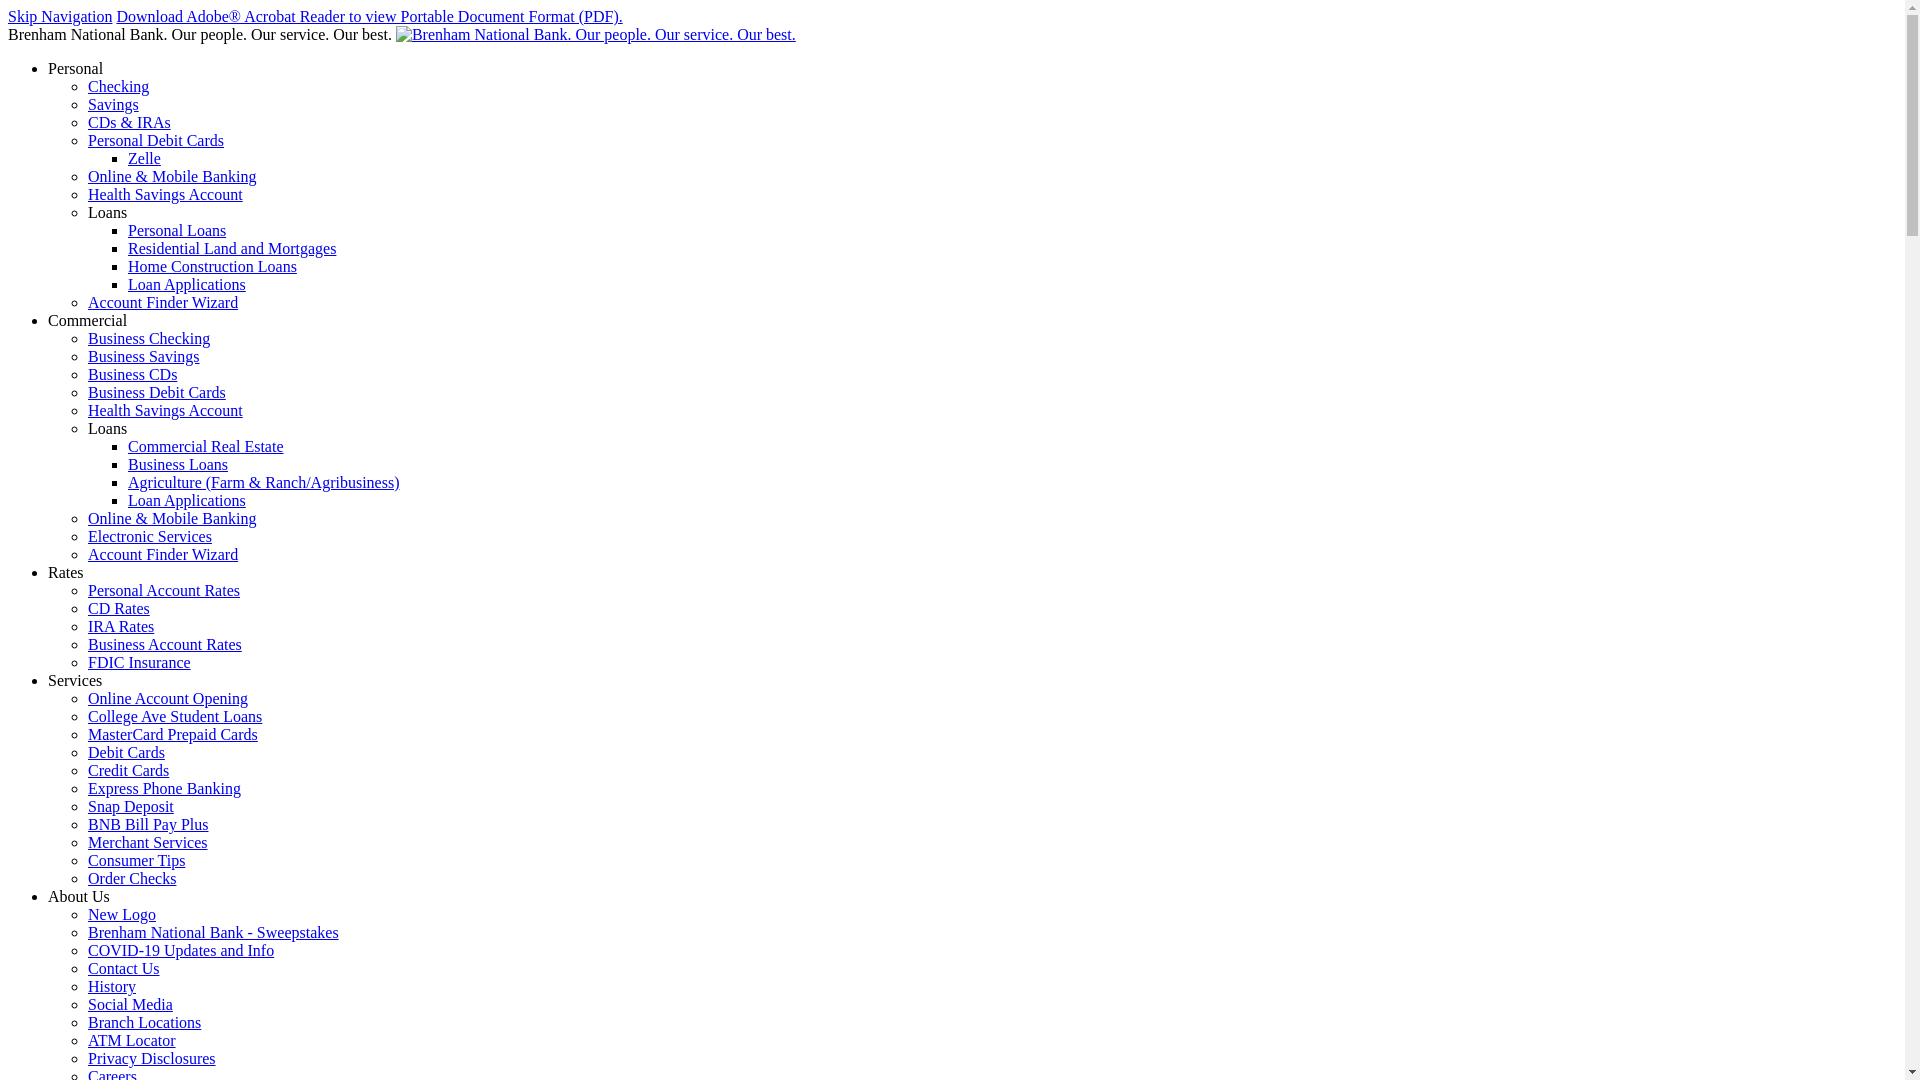  I want to click on 'Debit Cards', so click(125, 752).